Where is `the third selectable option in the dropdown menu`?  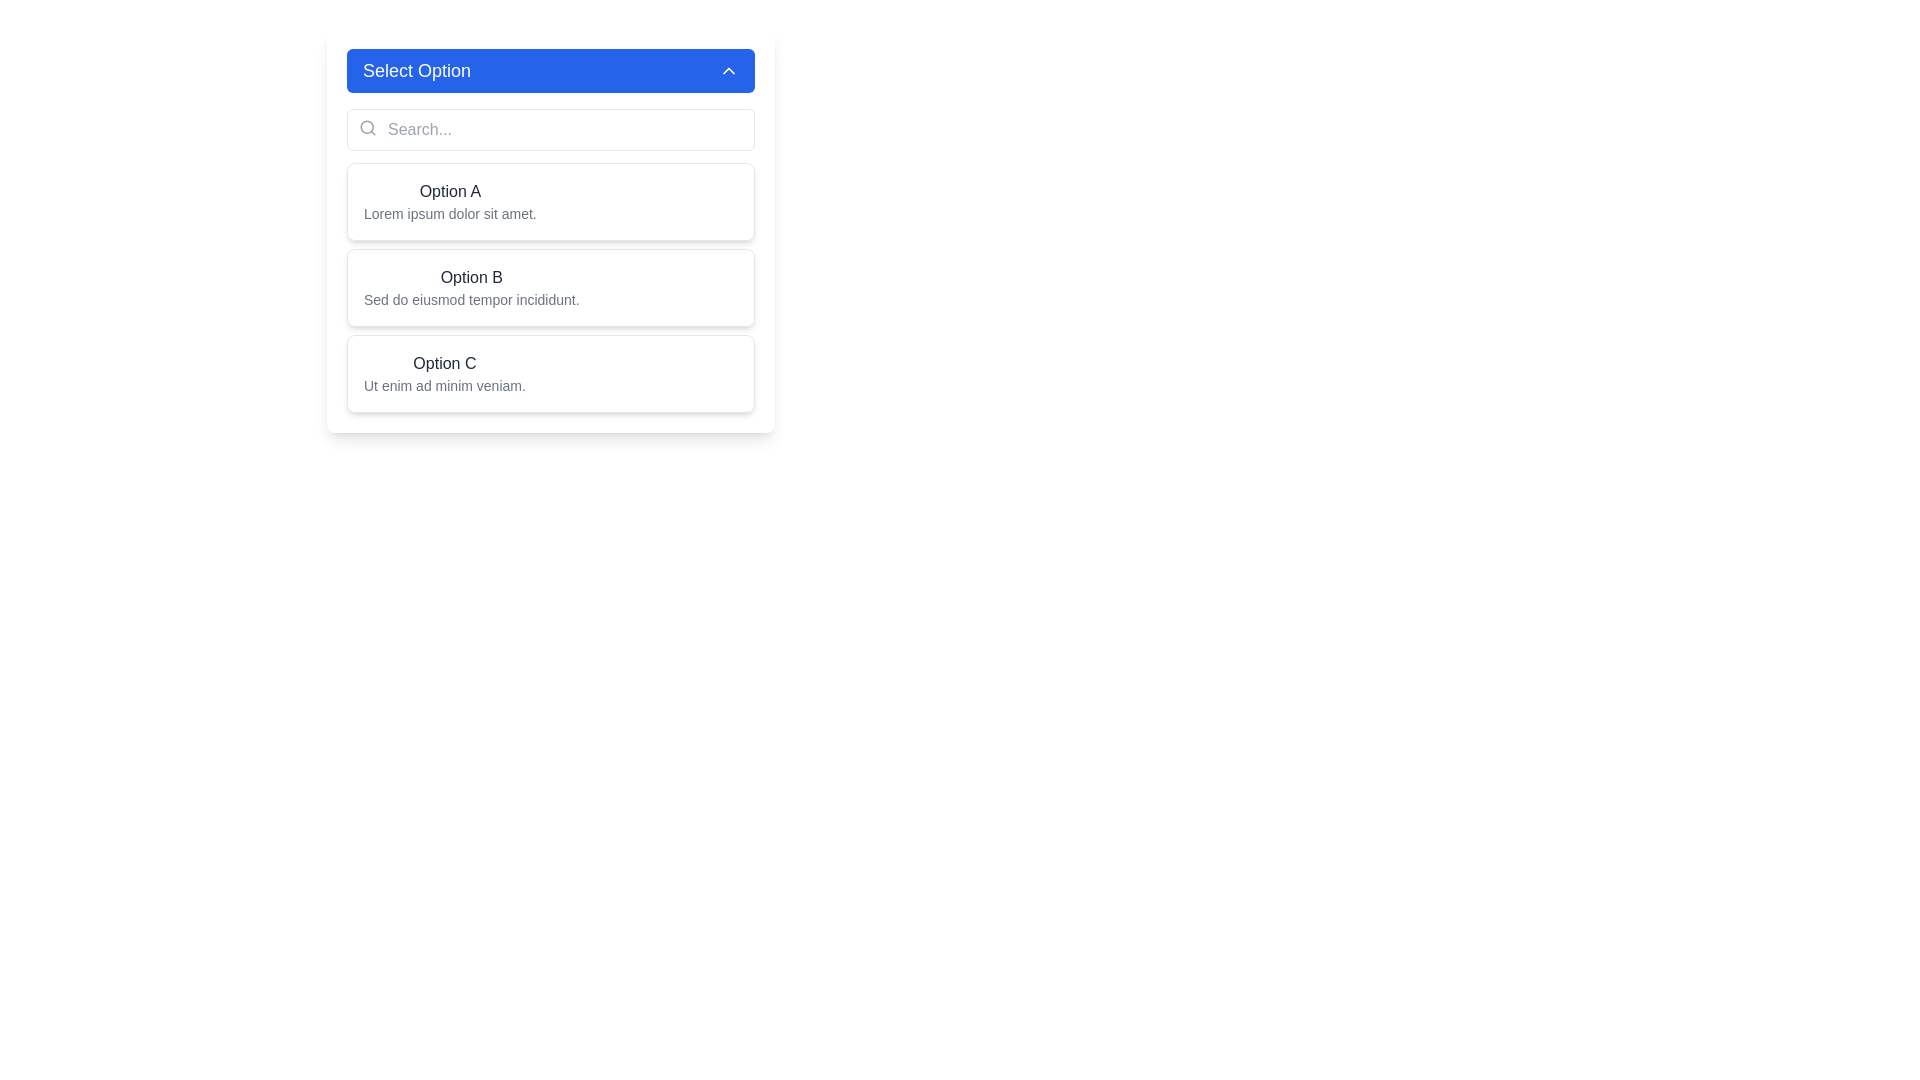 the third selectable option in the dropdown menu is located at coordinates (551, 374).